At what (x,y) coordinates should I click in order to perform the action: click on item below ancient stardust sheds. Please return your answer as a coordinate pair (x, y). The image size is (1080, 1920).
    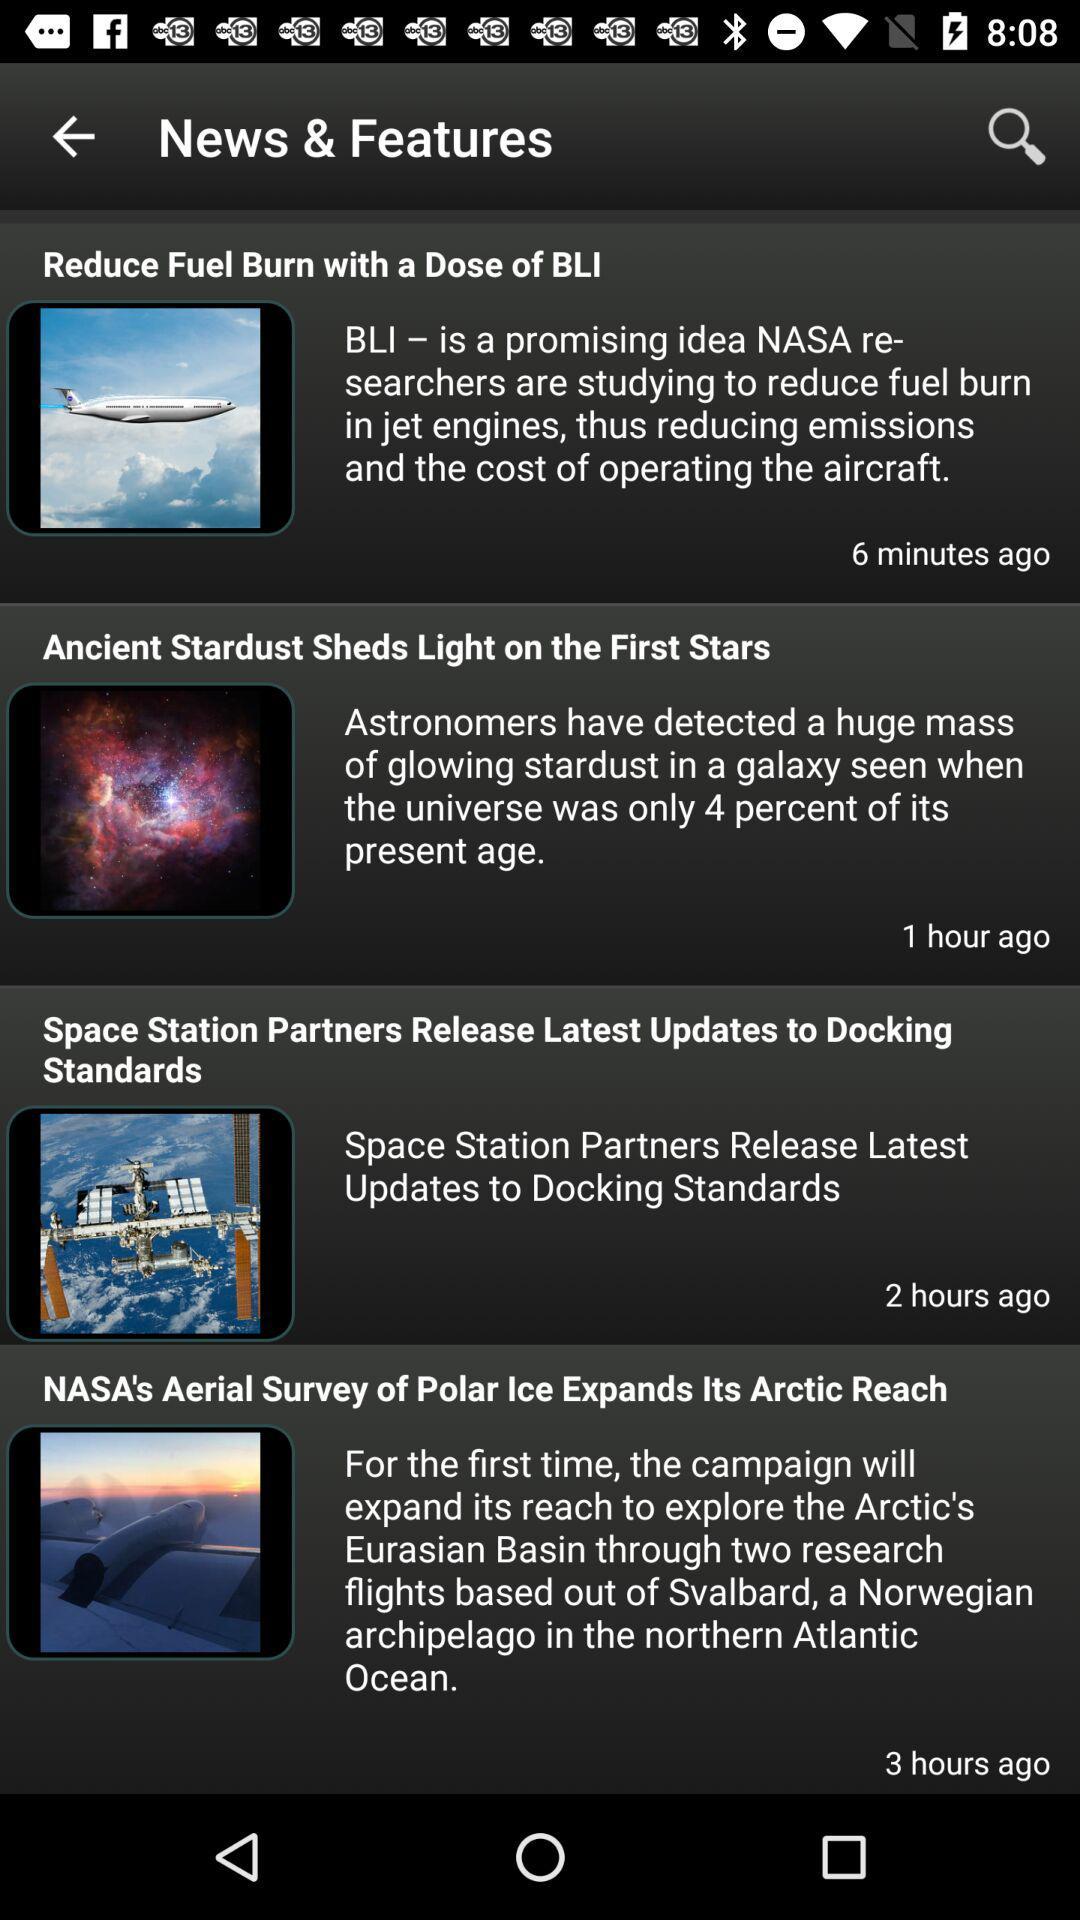
    Looking at the image, I should click on (689, 783).